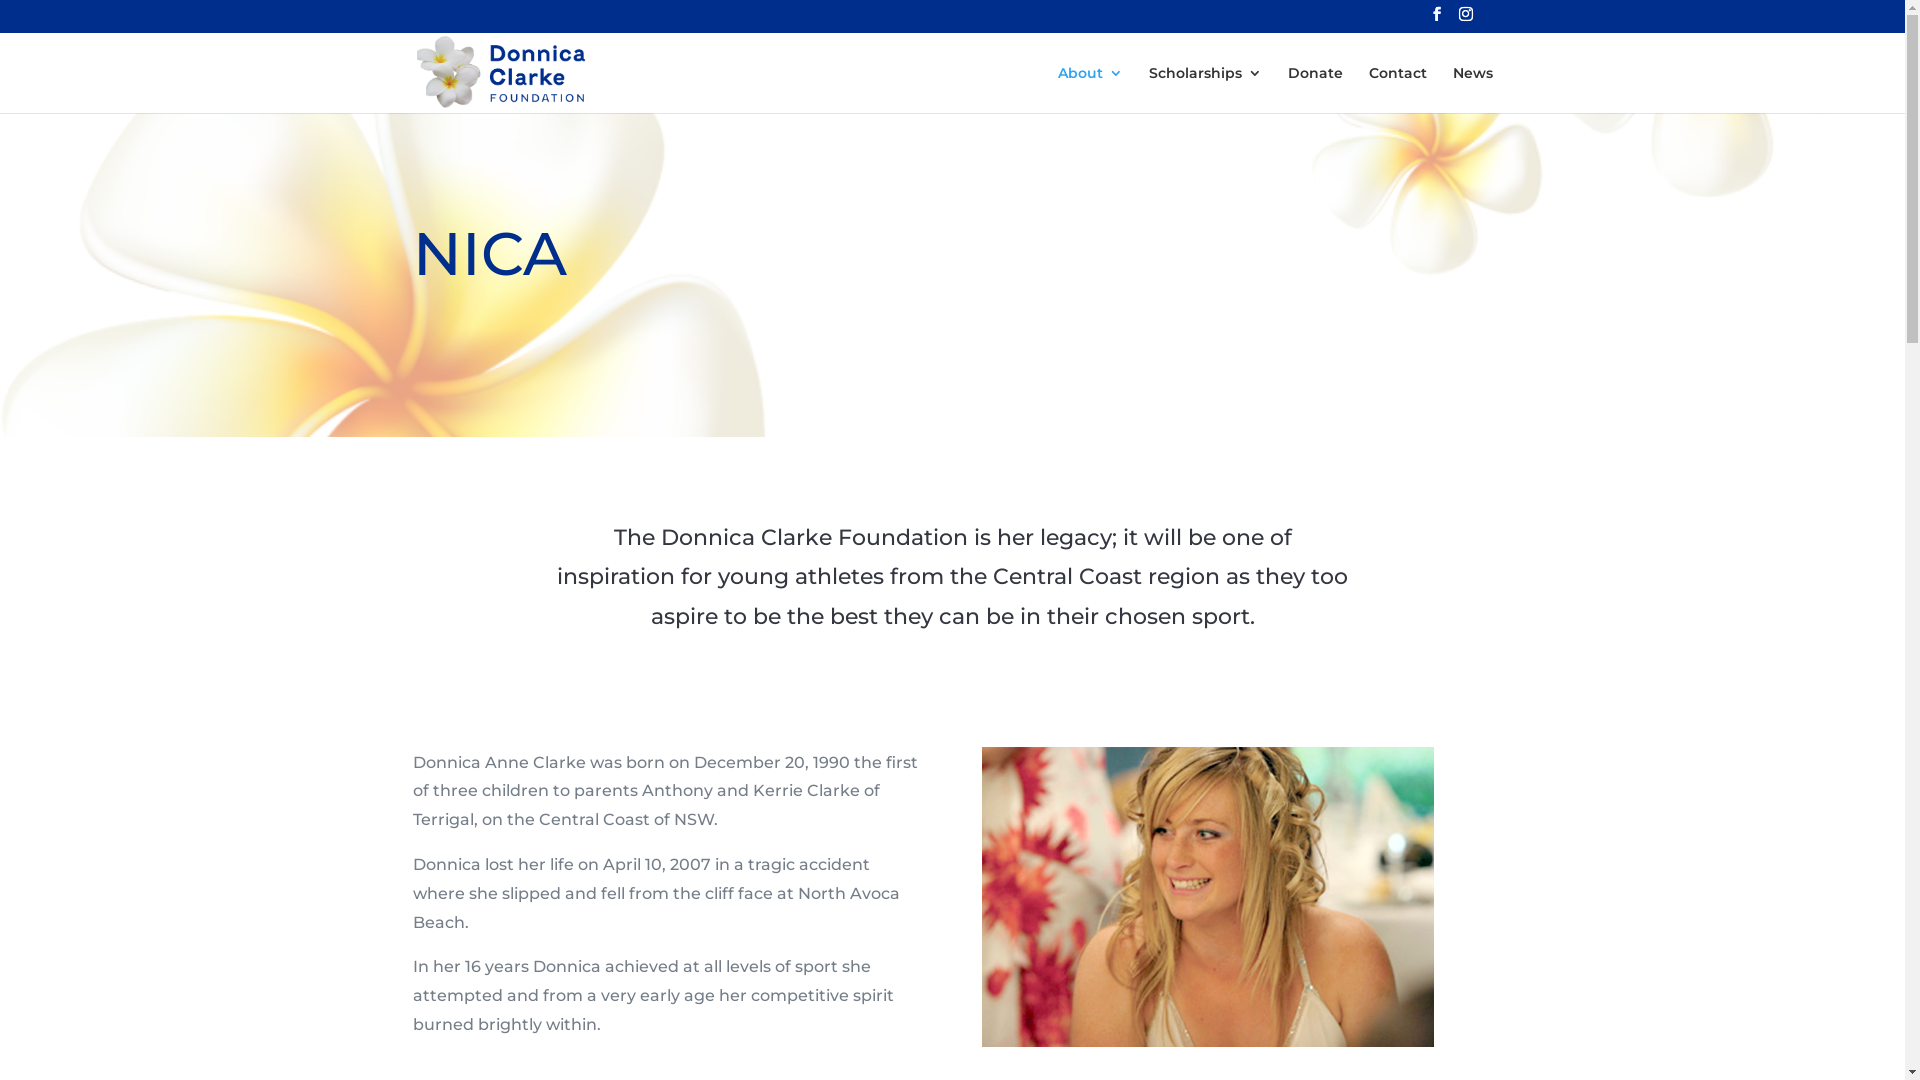 Image resolution: width=1920 pixels, height=1080 pixels. Describe the element at coordinates (1203, 88) in the screenshot. I see `'Scholarships'` at that location.